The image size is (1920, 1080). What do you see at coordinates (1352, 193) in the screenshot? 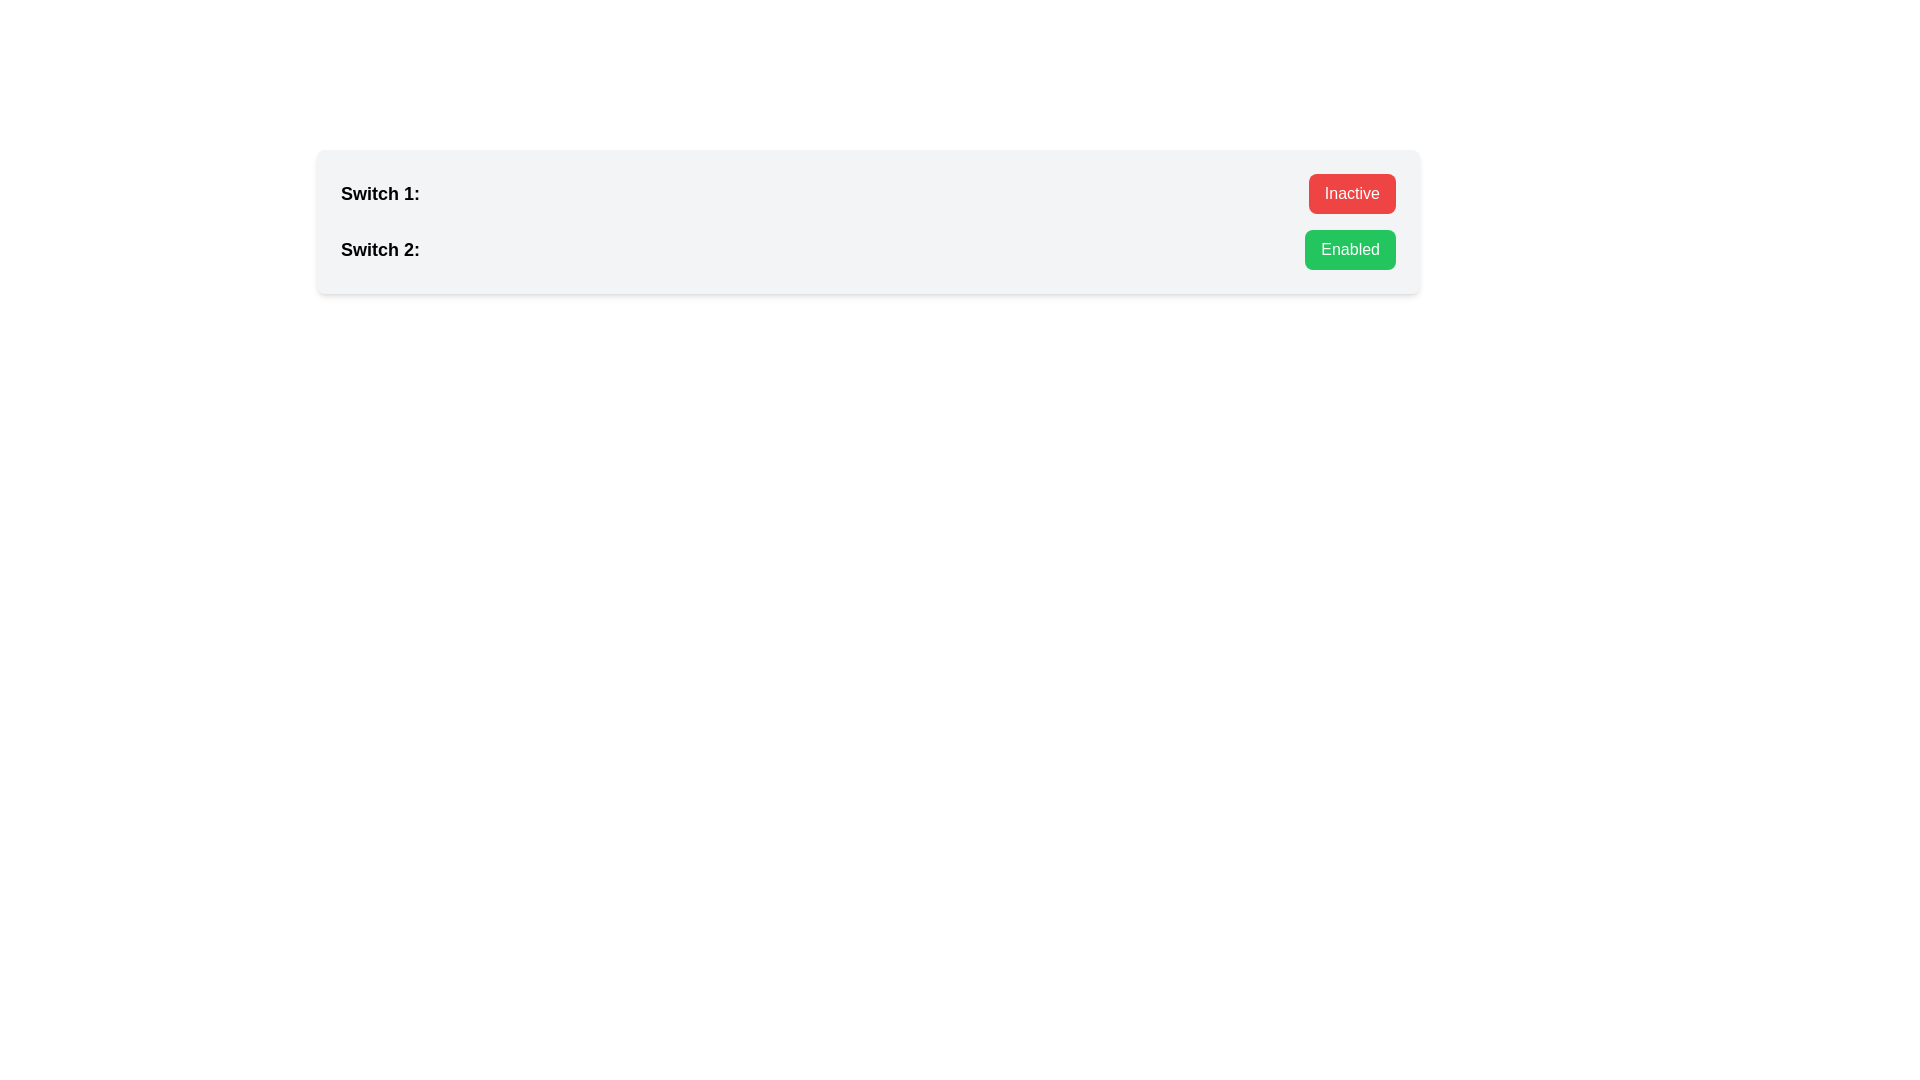
I see `the 'Inactive' button to toggle Switch 1 to the 'Active' state` at bounding box center [1352, 193].